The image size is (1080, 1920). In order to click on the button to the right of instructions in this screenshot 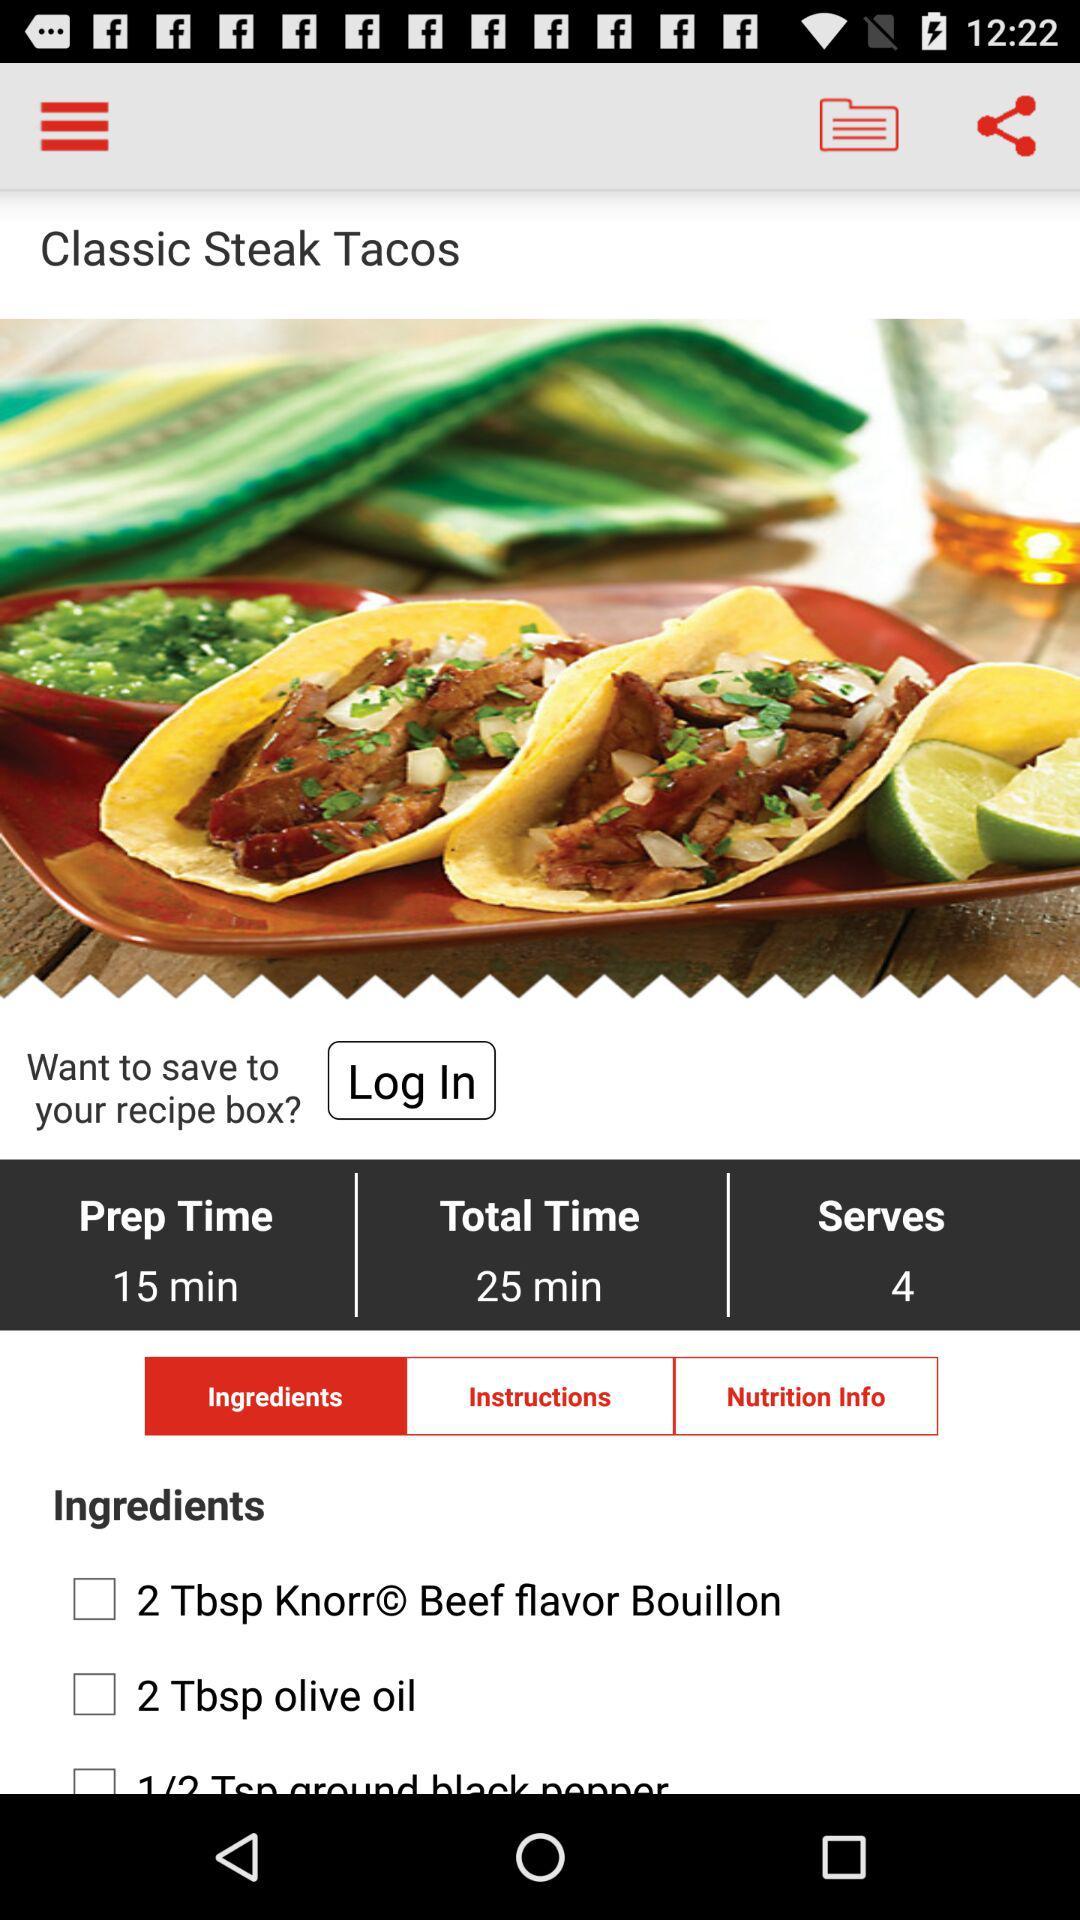, I will do `click(805, 1395)`.